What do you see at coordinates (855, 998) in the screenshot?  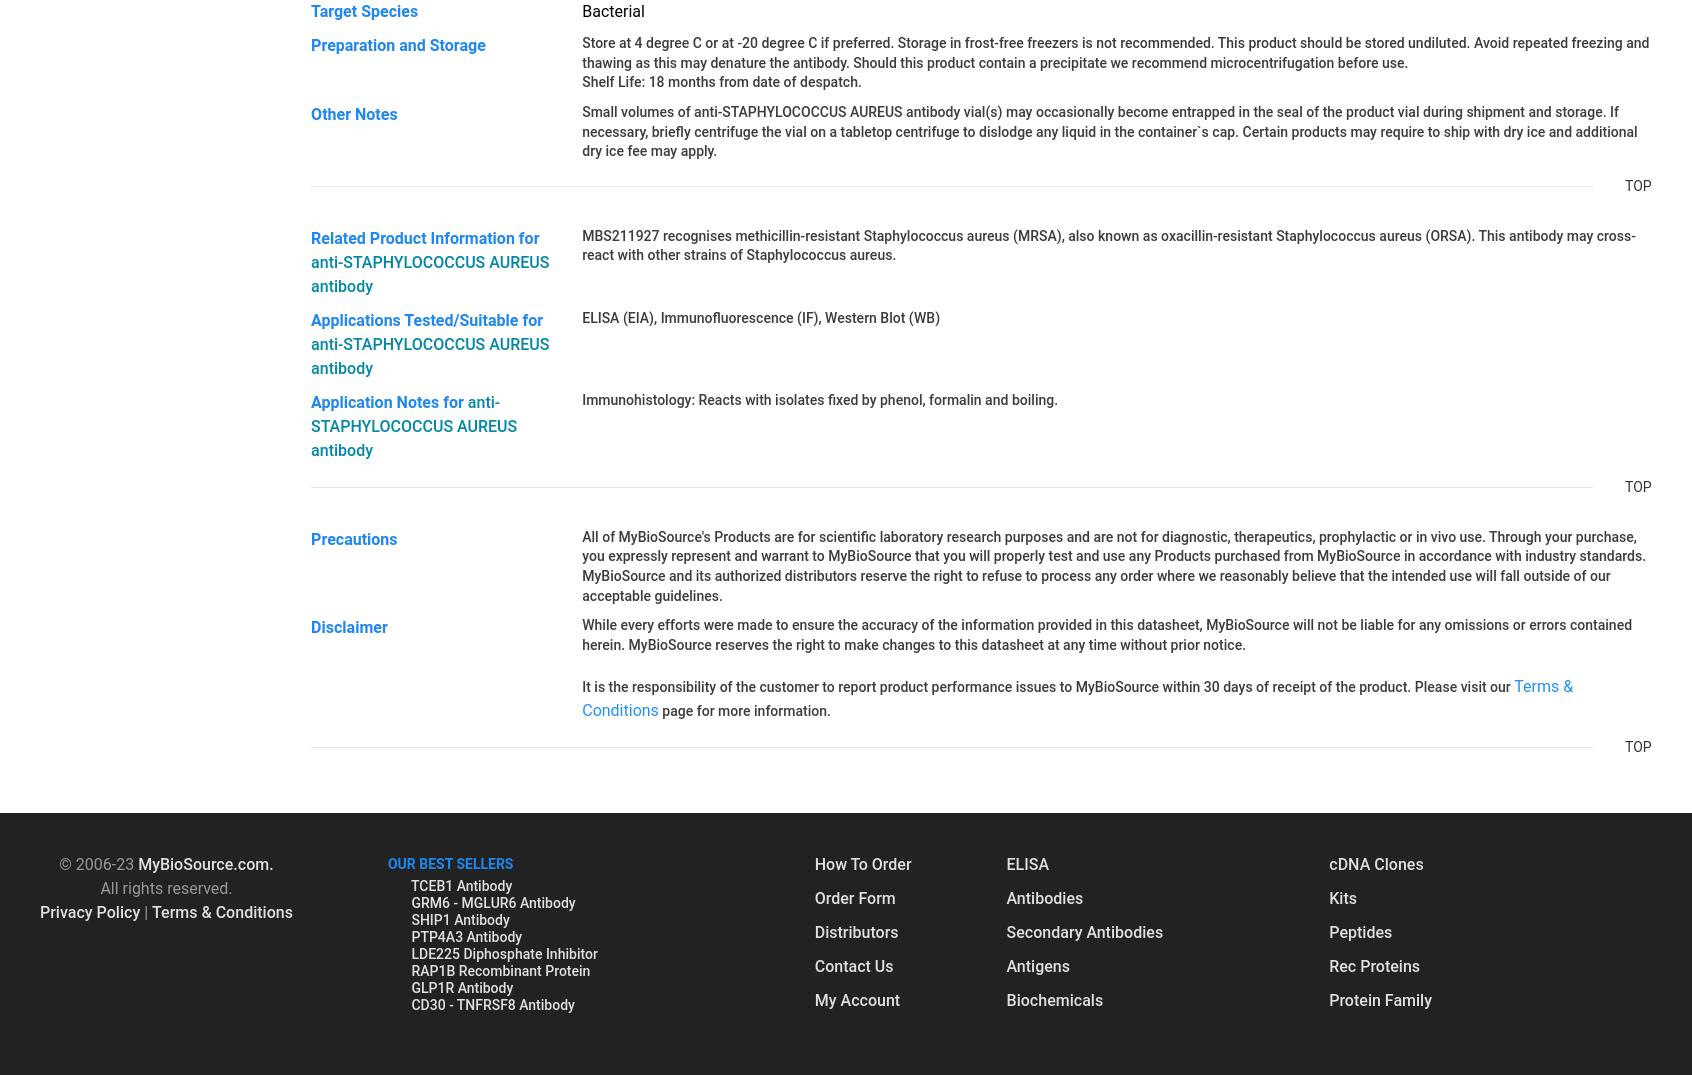 I see `'My Account'` at bounding box center [855, 998].